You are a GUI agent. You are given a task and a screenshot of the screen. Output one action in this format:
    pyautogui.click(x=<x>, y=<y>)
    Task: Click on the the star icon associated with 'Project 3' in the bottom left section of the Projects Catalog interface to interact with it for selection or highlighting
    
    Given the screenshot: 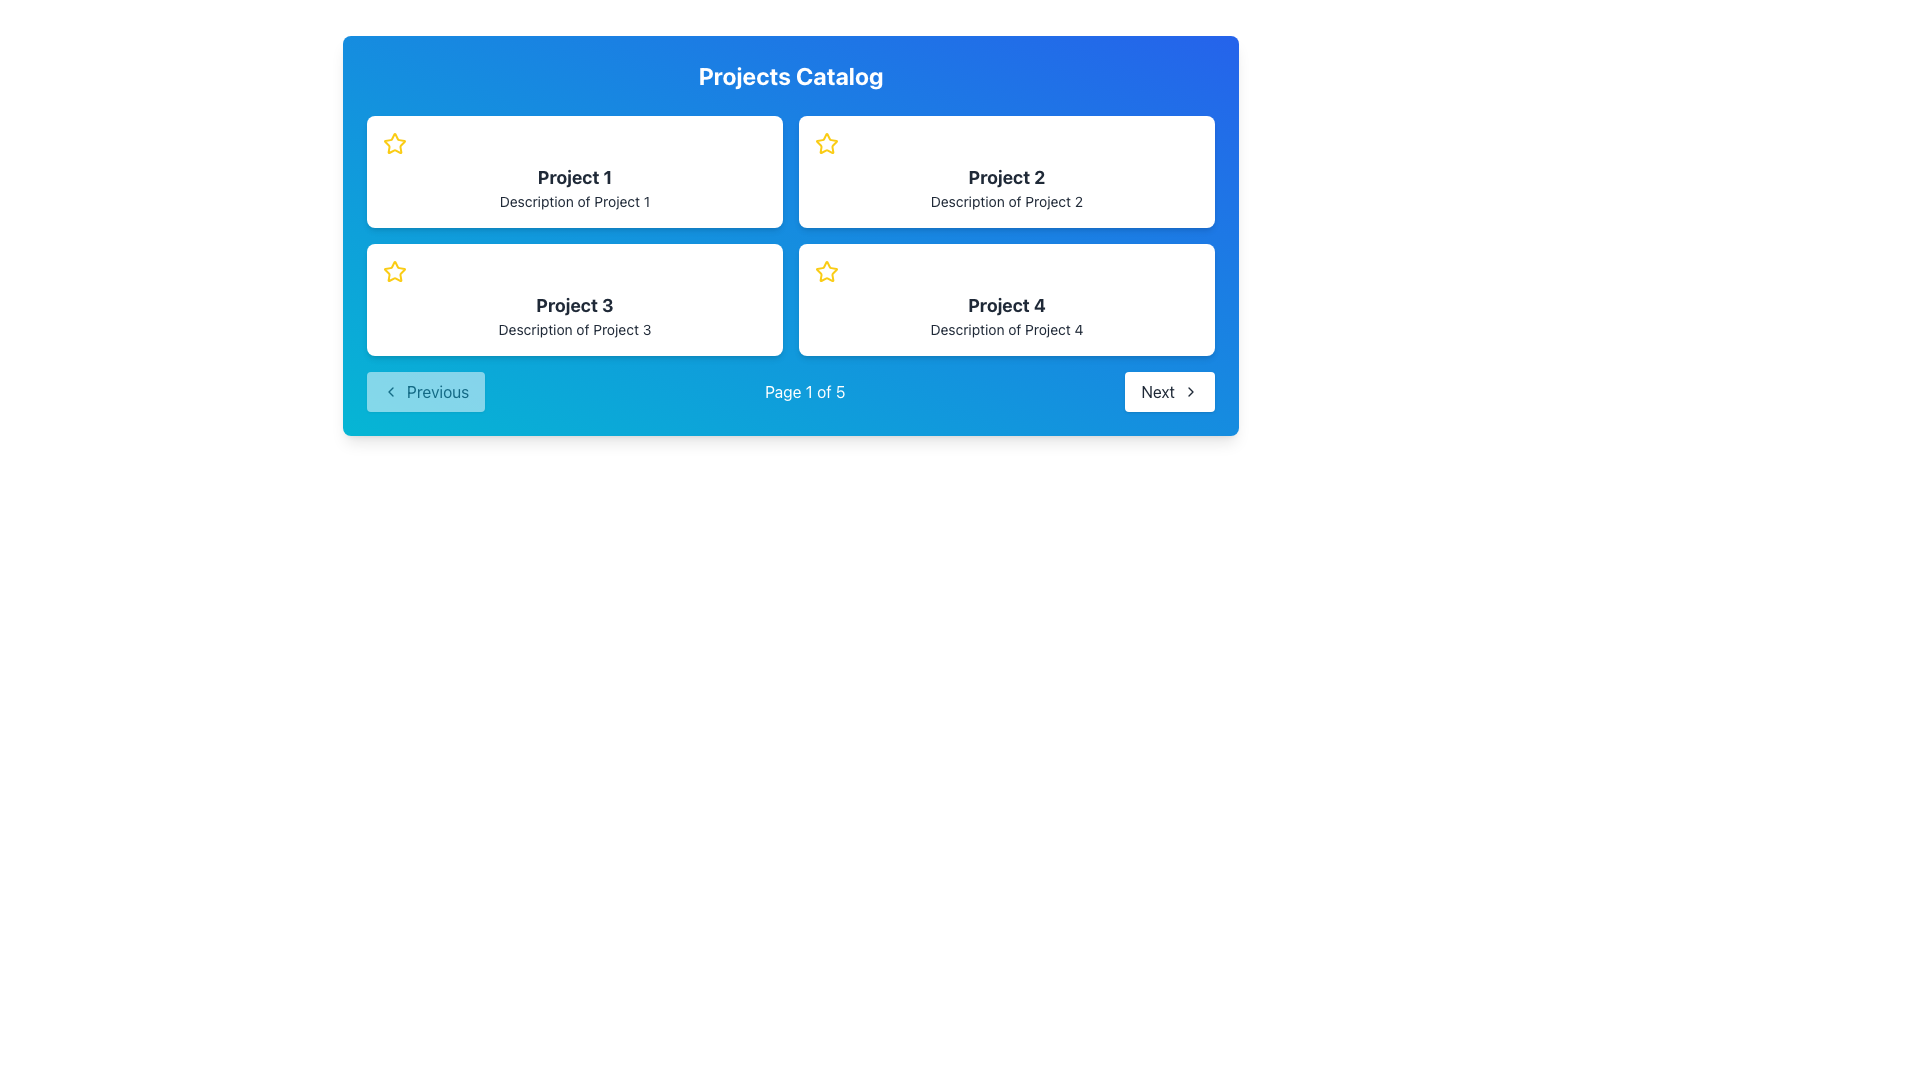 What is the action you would take?
    pyautogui.click(x=394, y=271)
    